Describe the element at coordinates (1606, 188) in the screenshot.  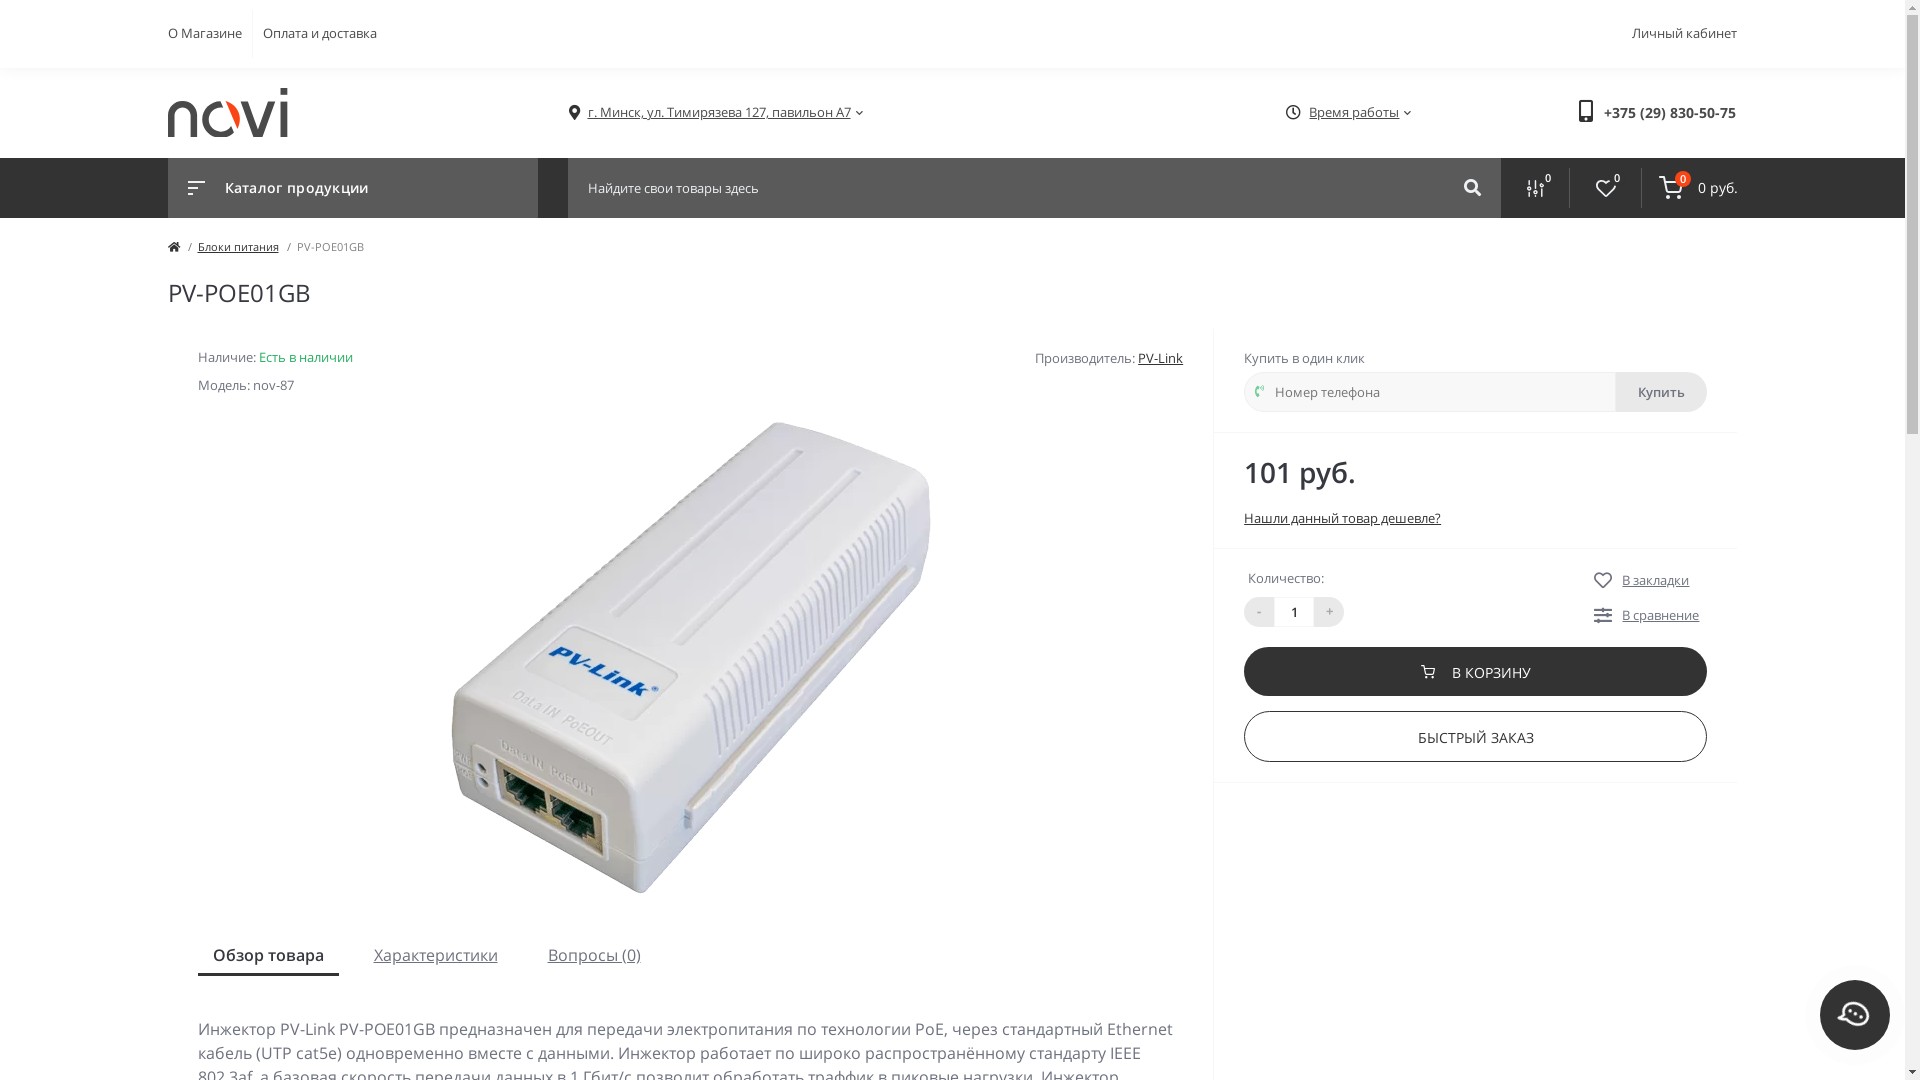
I see `'0'` at that location.